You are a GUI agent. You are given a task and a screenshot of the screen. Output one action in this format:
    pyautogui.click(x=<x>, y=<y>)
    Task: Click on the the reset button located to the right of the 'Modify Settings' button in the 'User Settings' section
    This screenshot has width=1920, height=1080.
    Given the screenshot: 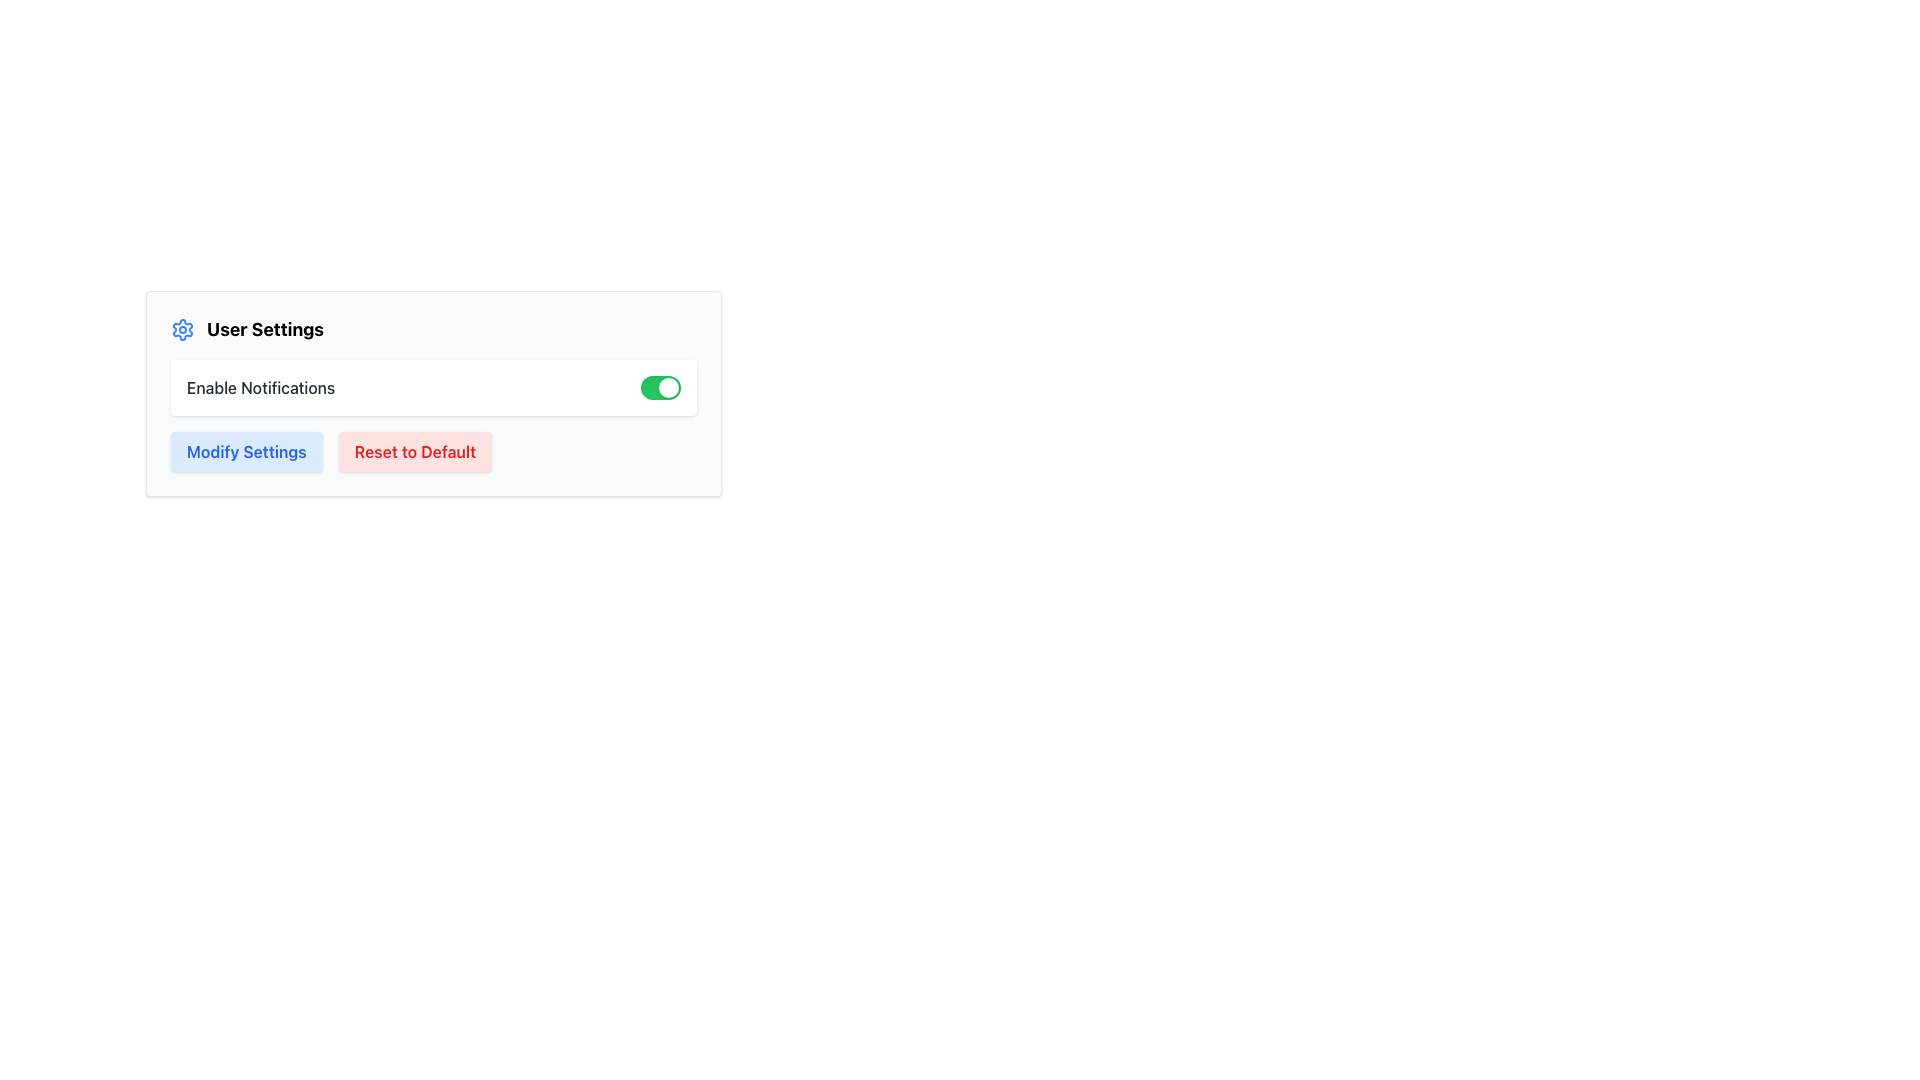 What is the action you would take?
    pyautogui.click(x=414, y=451)
    